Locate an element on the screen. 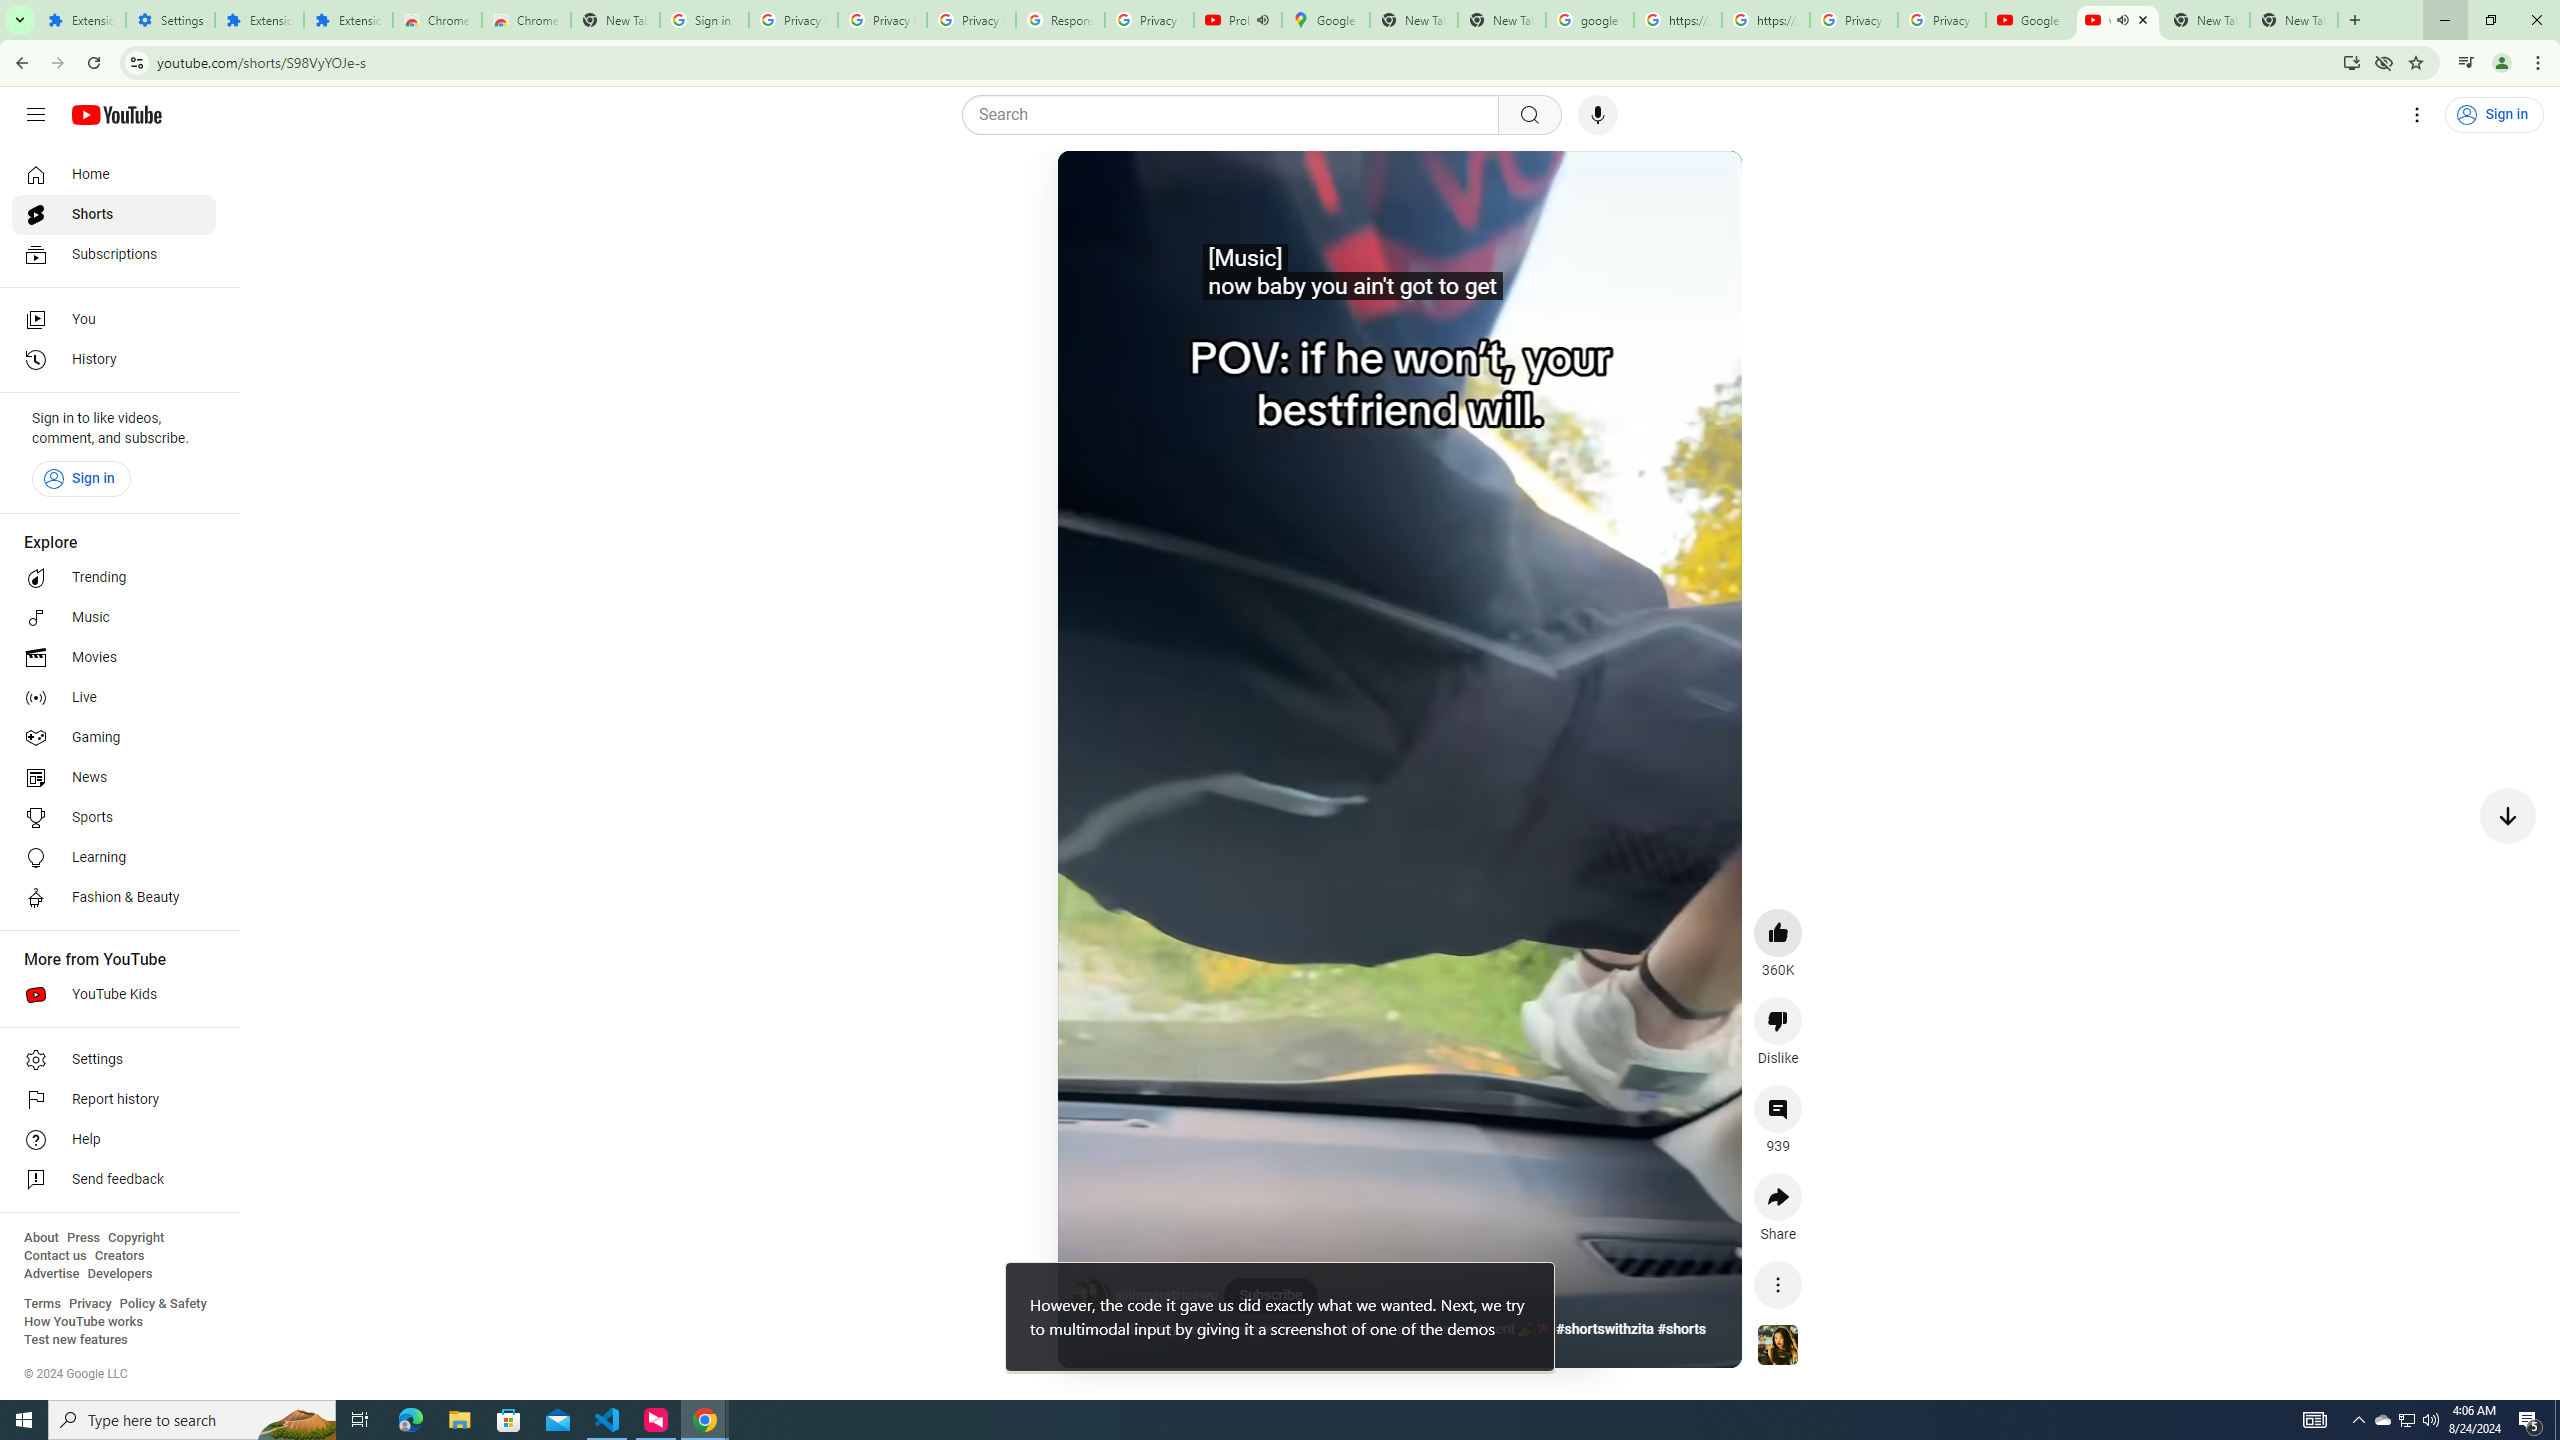 The height and width of the screenshot is (1440, 2560). 'Sports' is located at coordinates (113, 816).